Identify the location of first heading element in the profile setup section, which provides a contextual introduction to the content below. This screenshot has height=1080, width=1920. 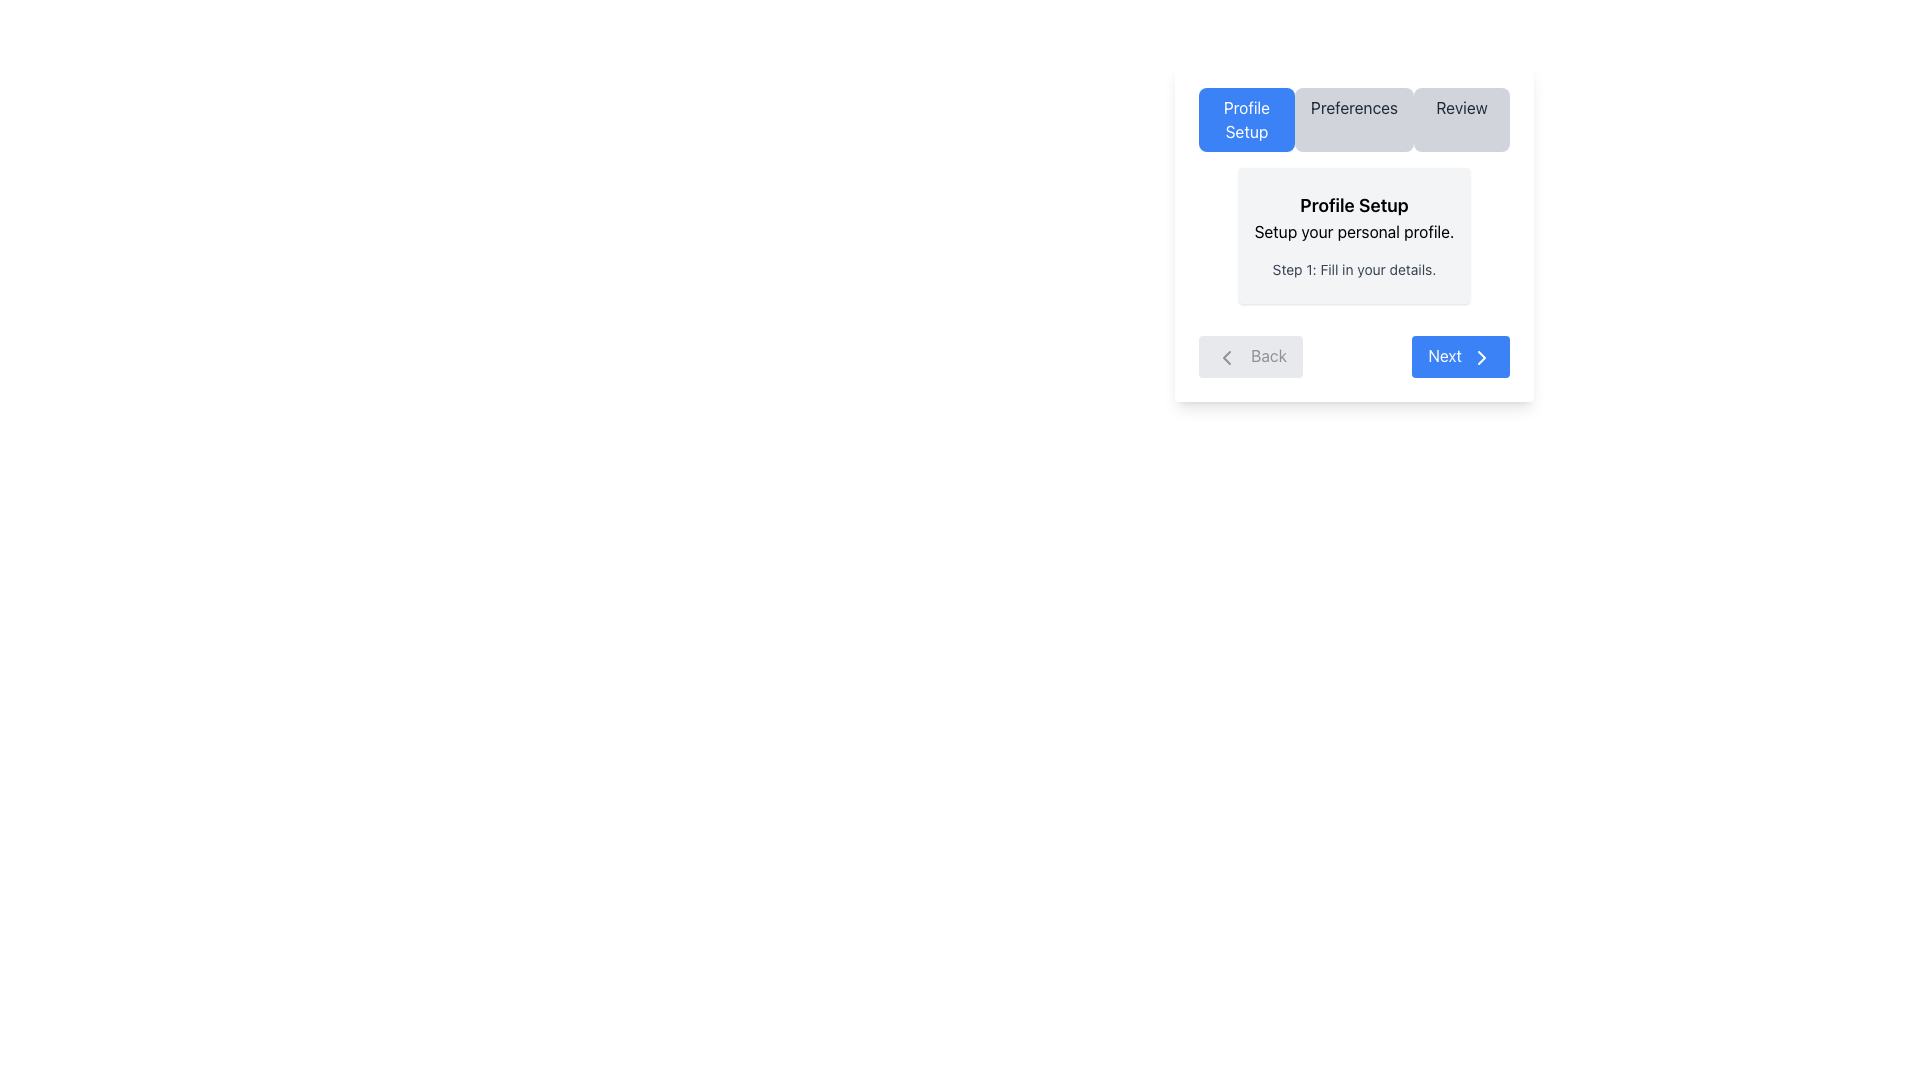
(1354, 205).